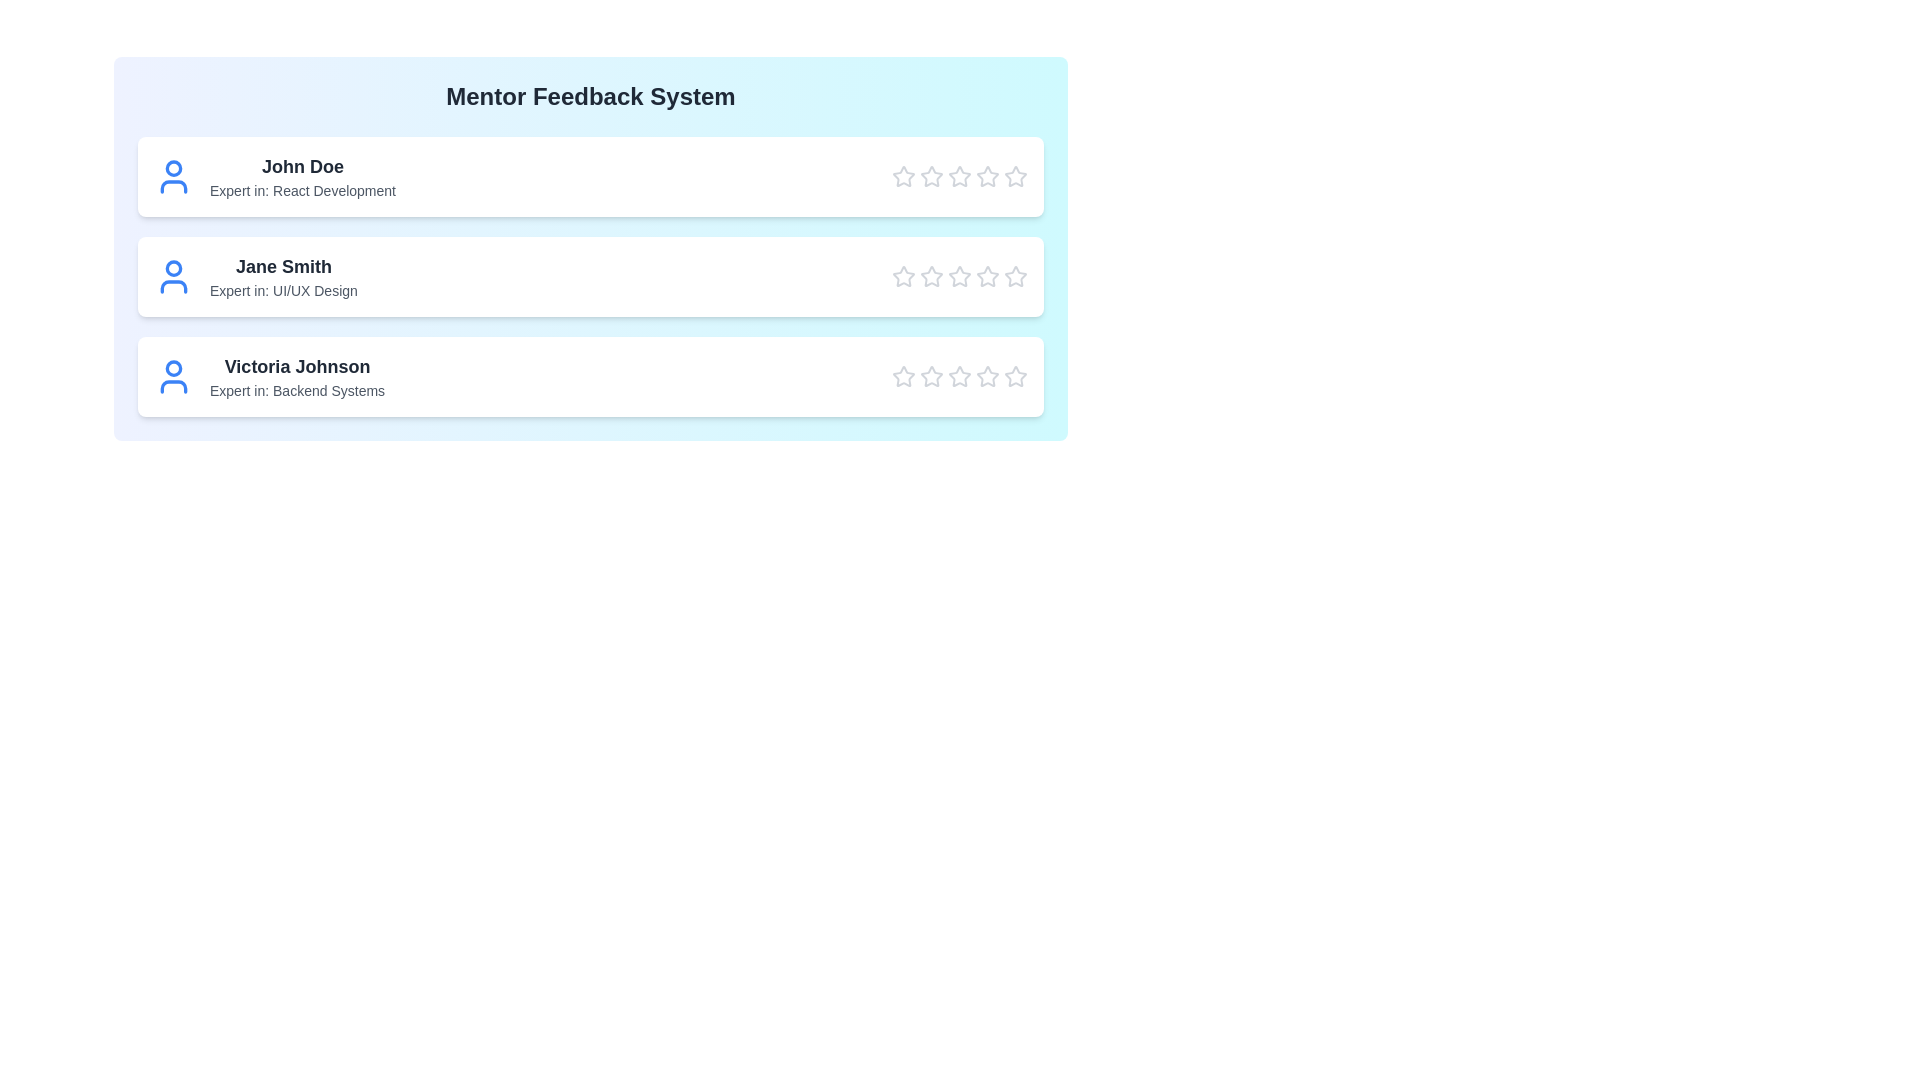 The height and width of the screenshot is (1080, 1920). I want to click on the user icon for the specified mentor, so click(173, 176).